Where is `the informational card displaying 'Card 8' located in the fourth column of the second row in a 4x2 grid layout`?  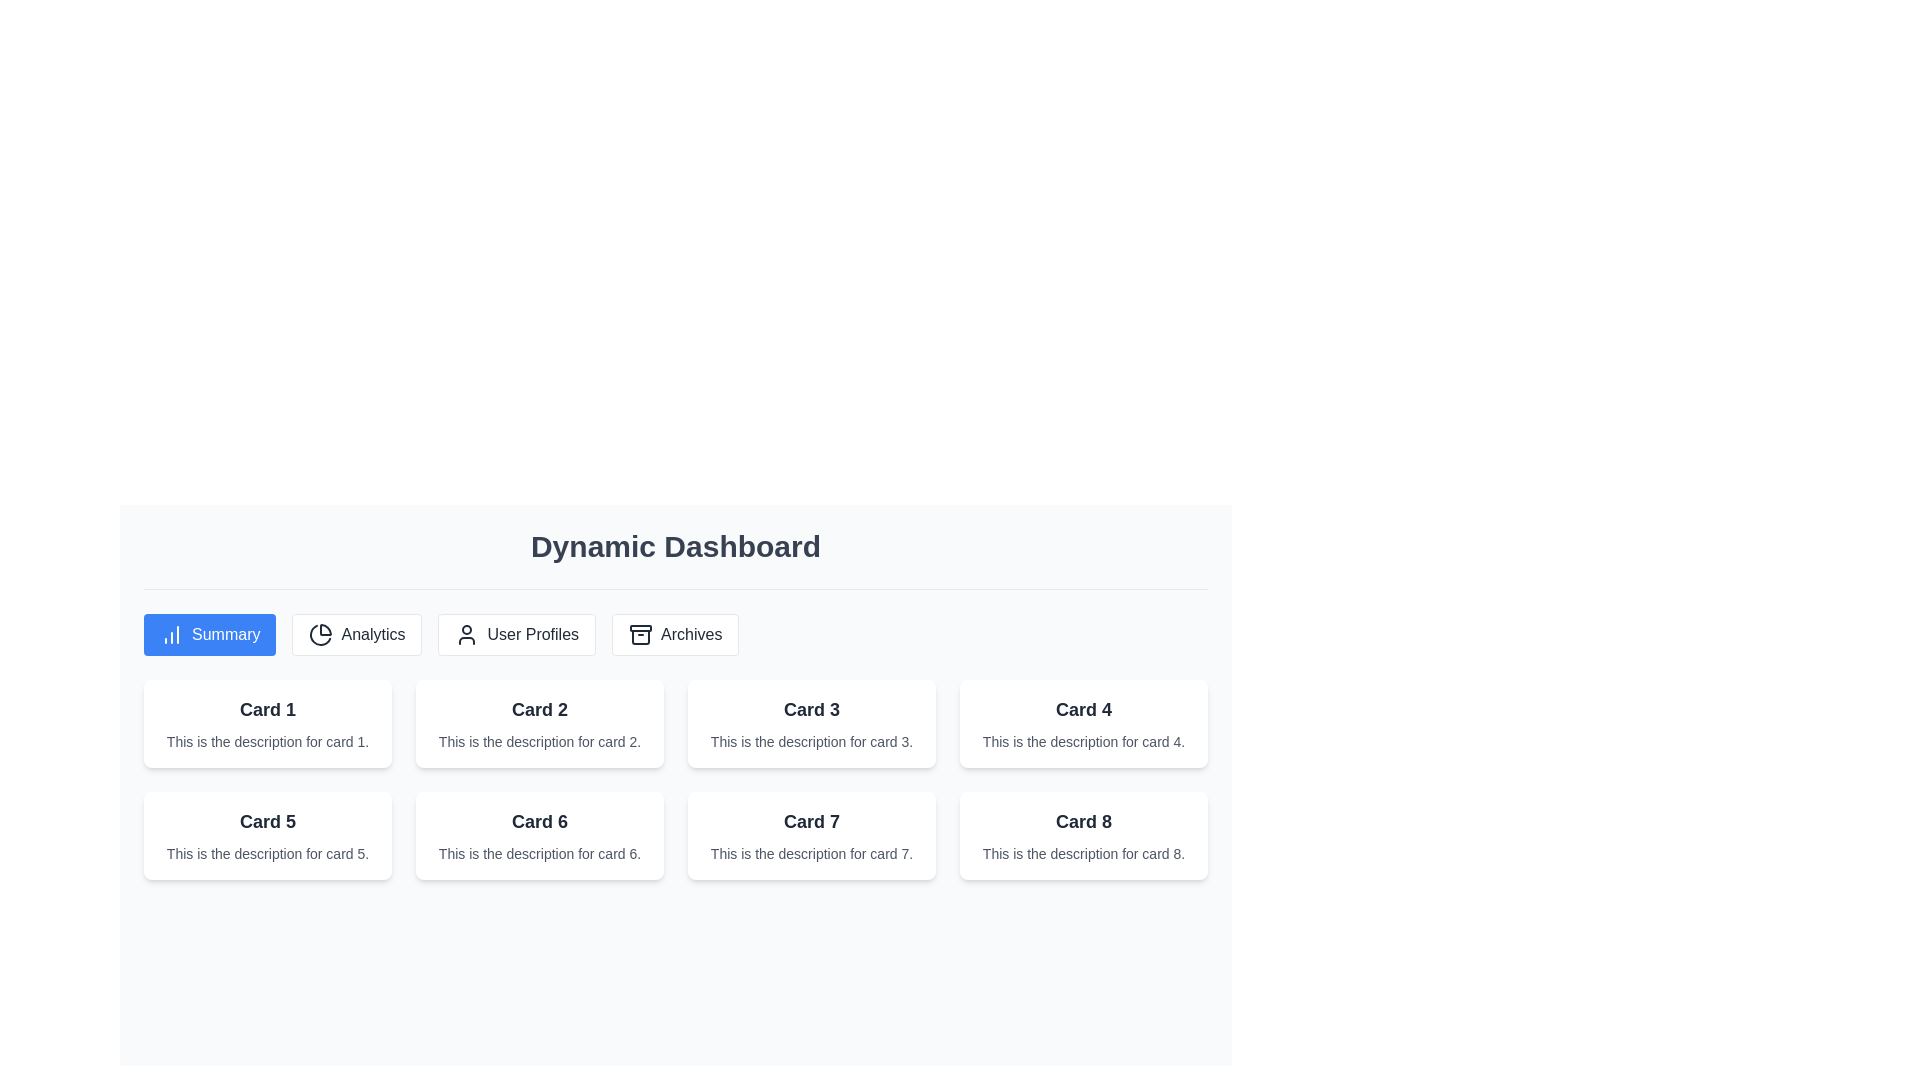 the informational card displaying 'Card 8' located in the fourth column of the second row in a 4x2 grid layout is located at coordinates (1083, 836).